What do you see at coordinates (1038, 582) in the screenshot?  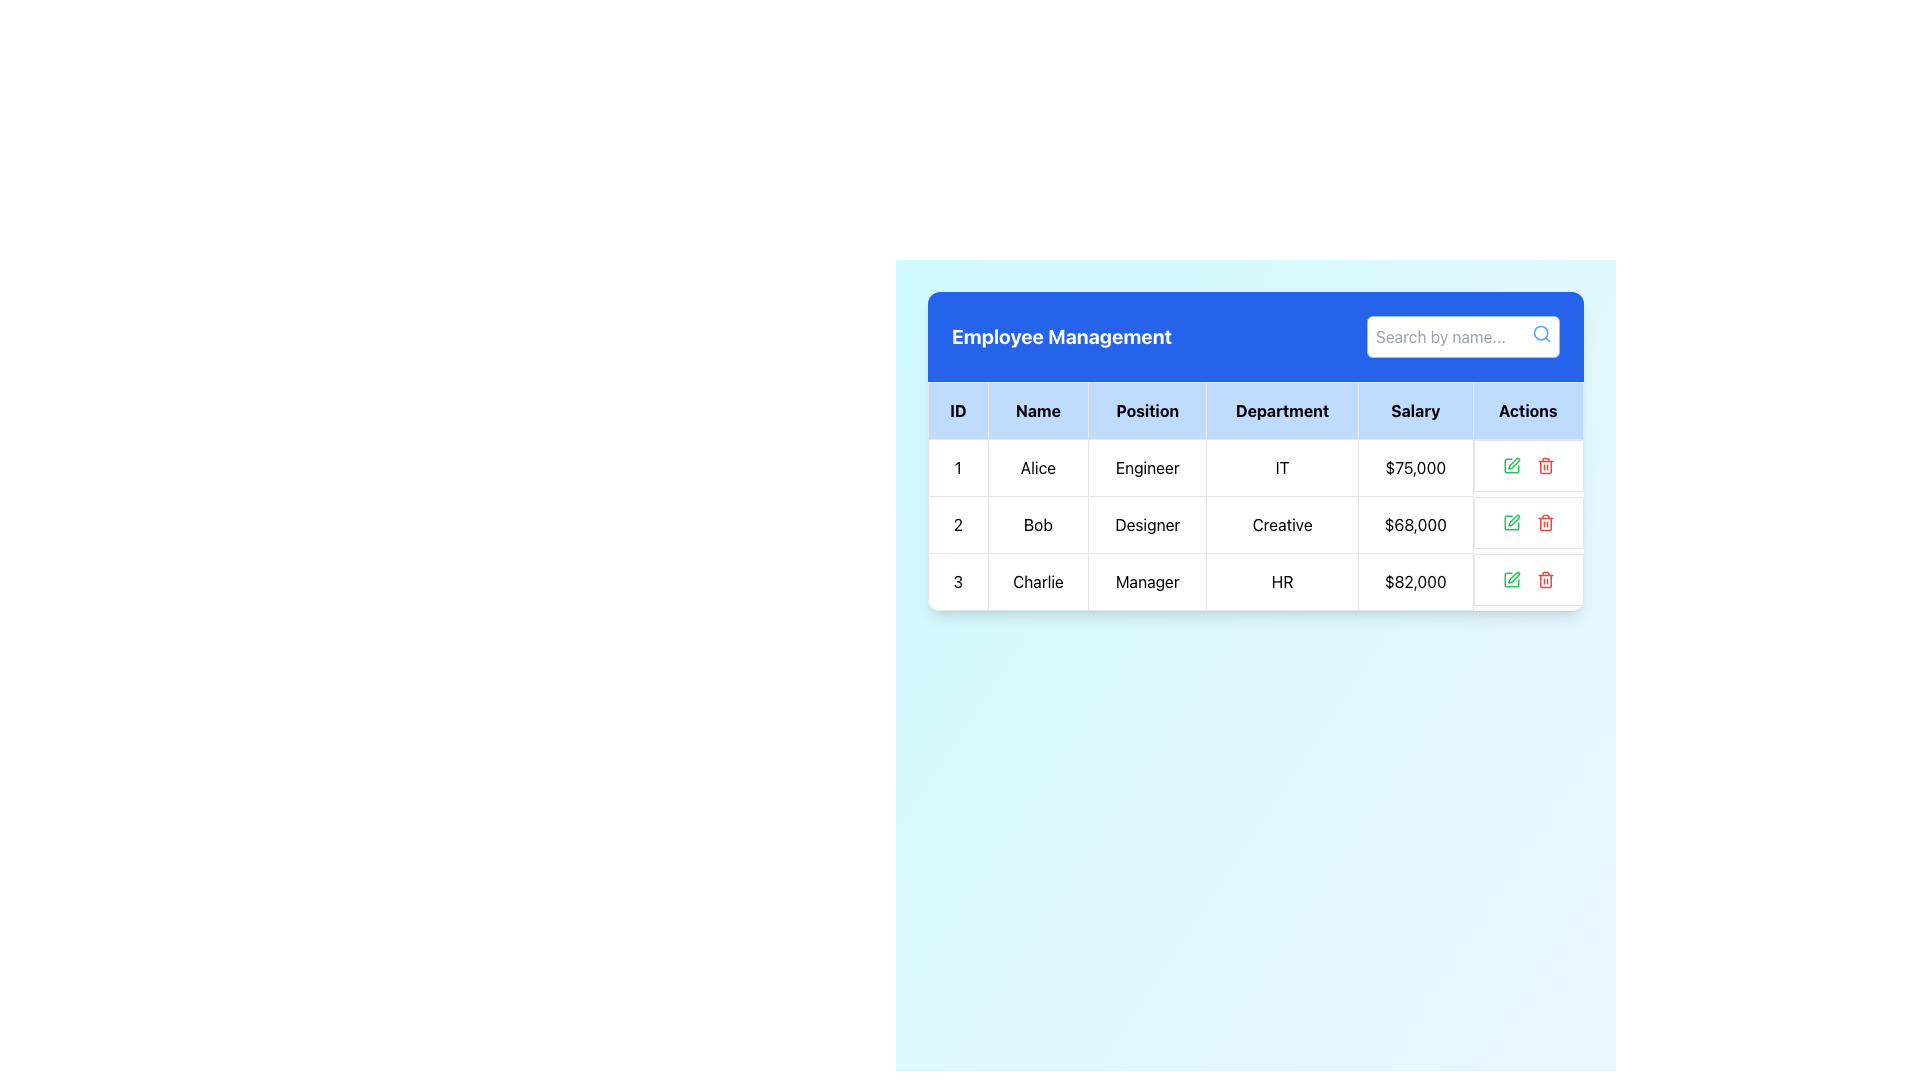 I see `the text label displaying the name 'Charlie' in the 'Name' column of row ID '3' in the table` at bounding box center [1038, 582].